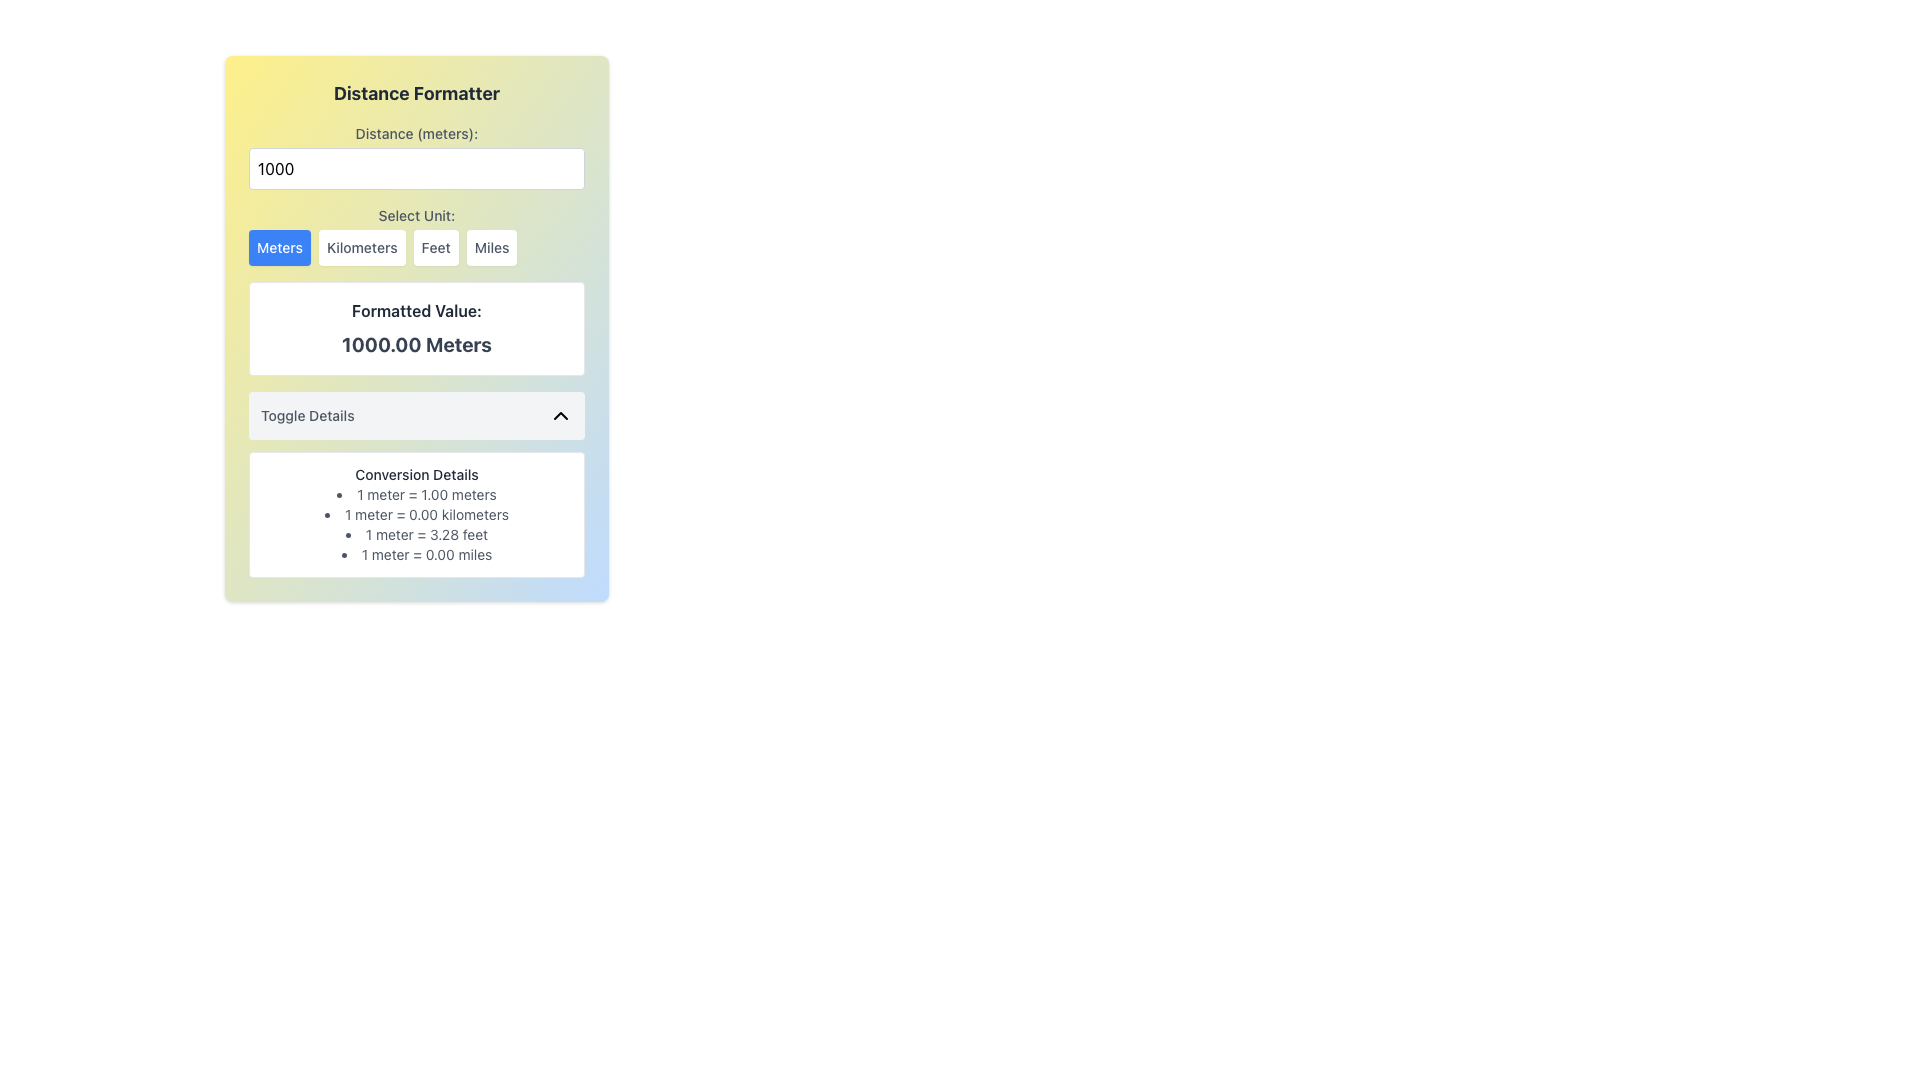 Image resolution: width=1920 pixels, height=1080 pixels. What do you see at coordinates (416, 485) in the screenshot?
I see `detailed conversion information displayed in the Information Display located beneath the 'Toggle Details' header within the 'Distance Formatter' component` at bounding box center [416, 485].